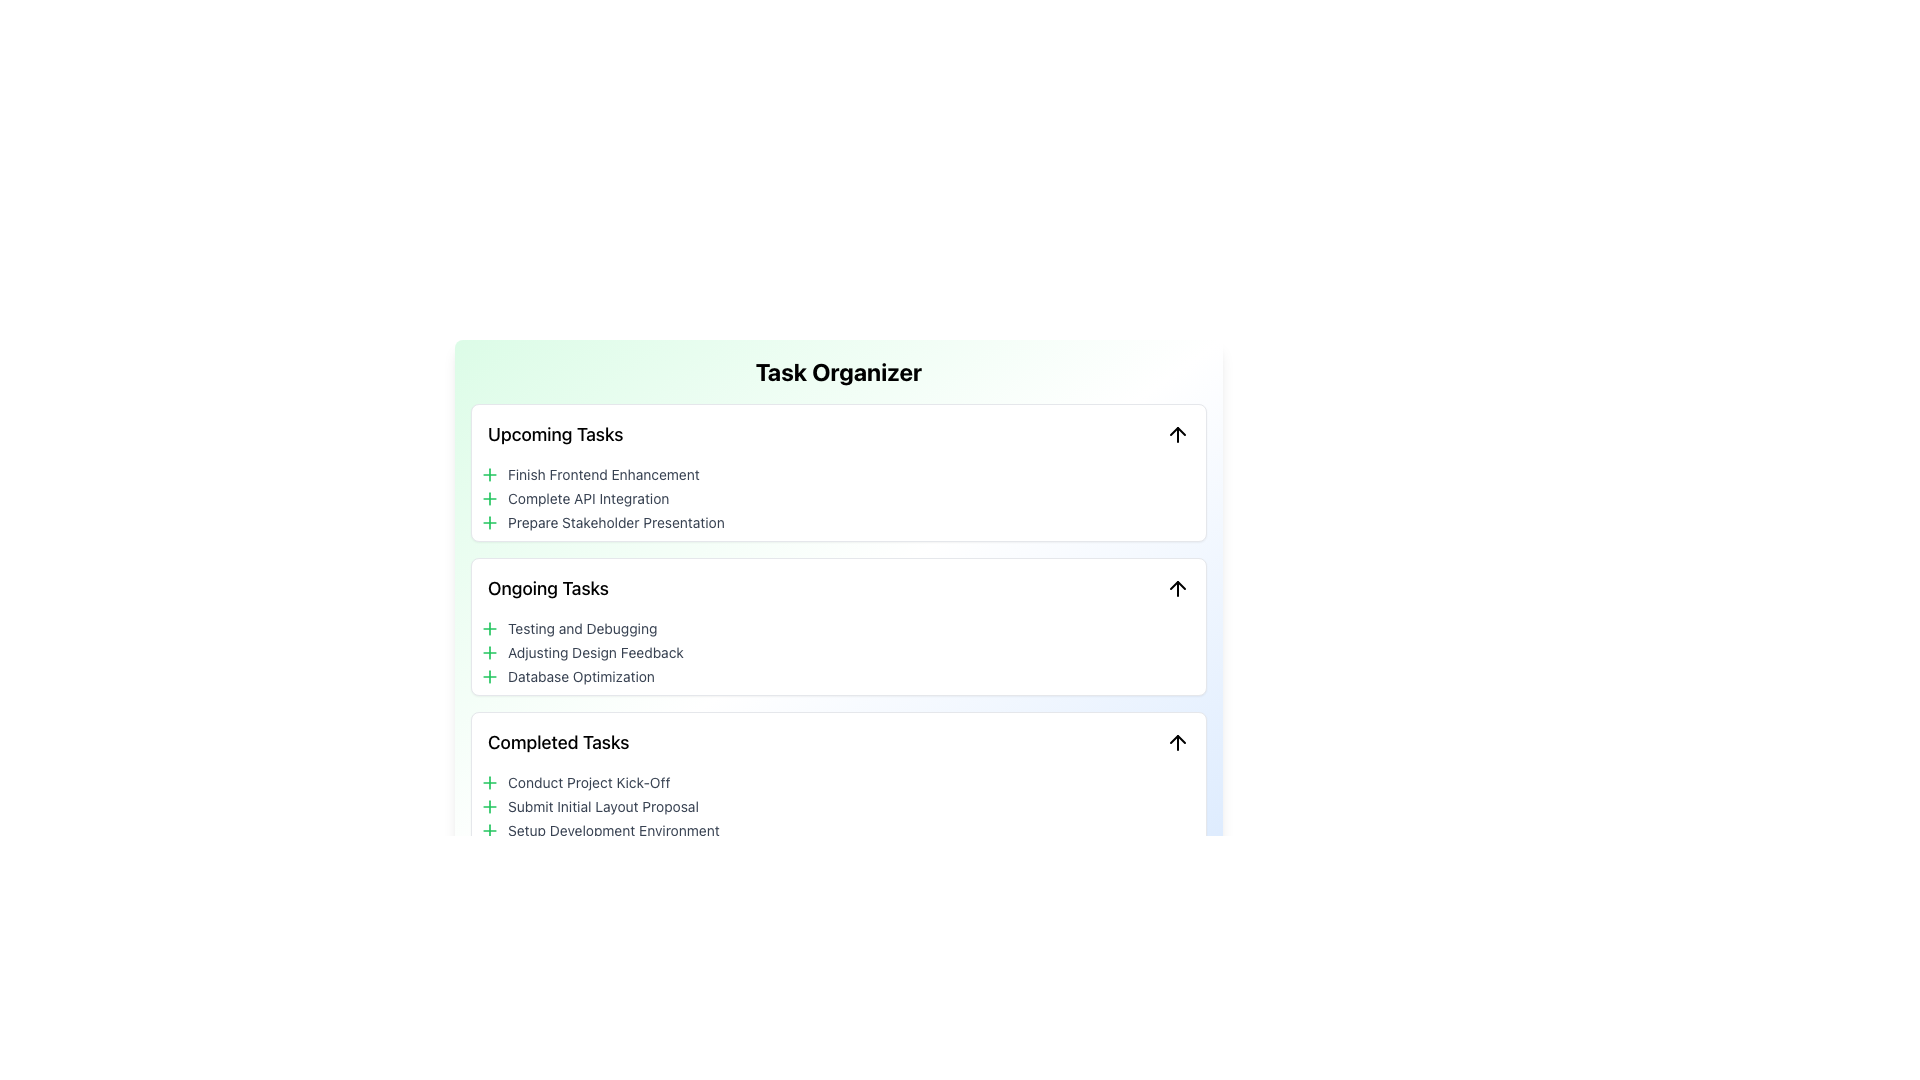 Image resolution: width=1920 pixels, height=1080 pixels. What do you see at coordinates (489, 805) in the screenshot?
I see `the icon button located to the left of the 'Submit Initial Layout Proposal' text within the 'Completed Tasks' section` at bounding box center [489, 805].